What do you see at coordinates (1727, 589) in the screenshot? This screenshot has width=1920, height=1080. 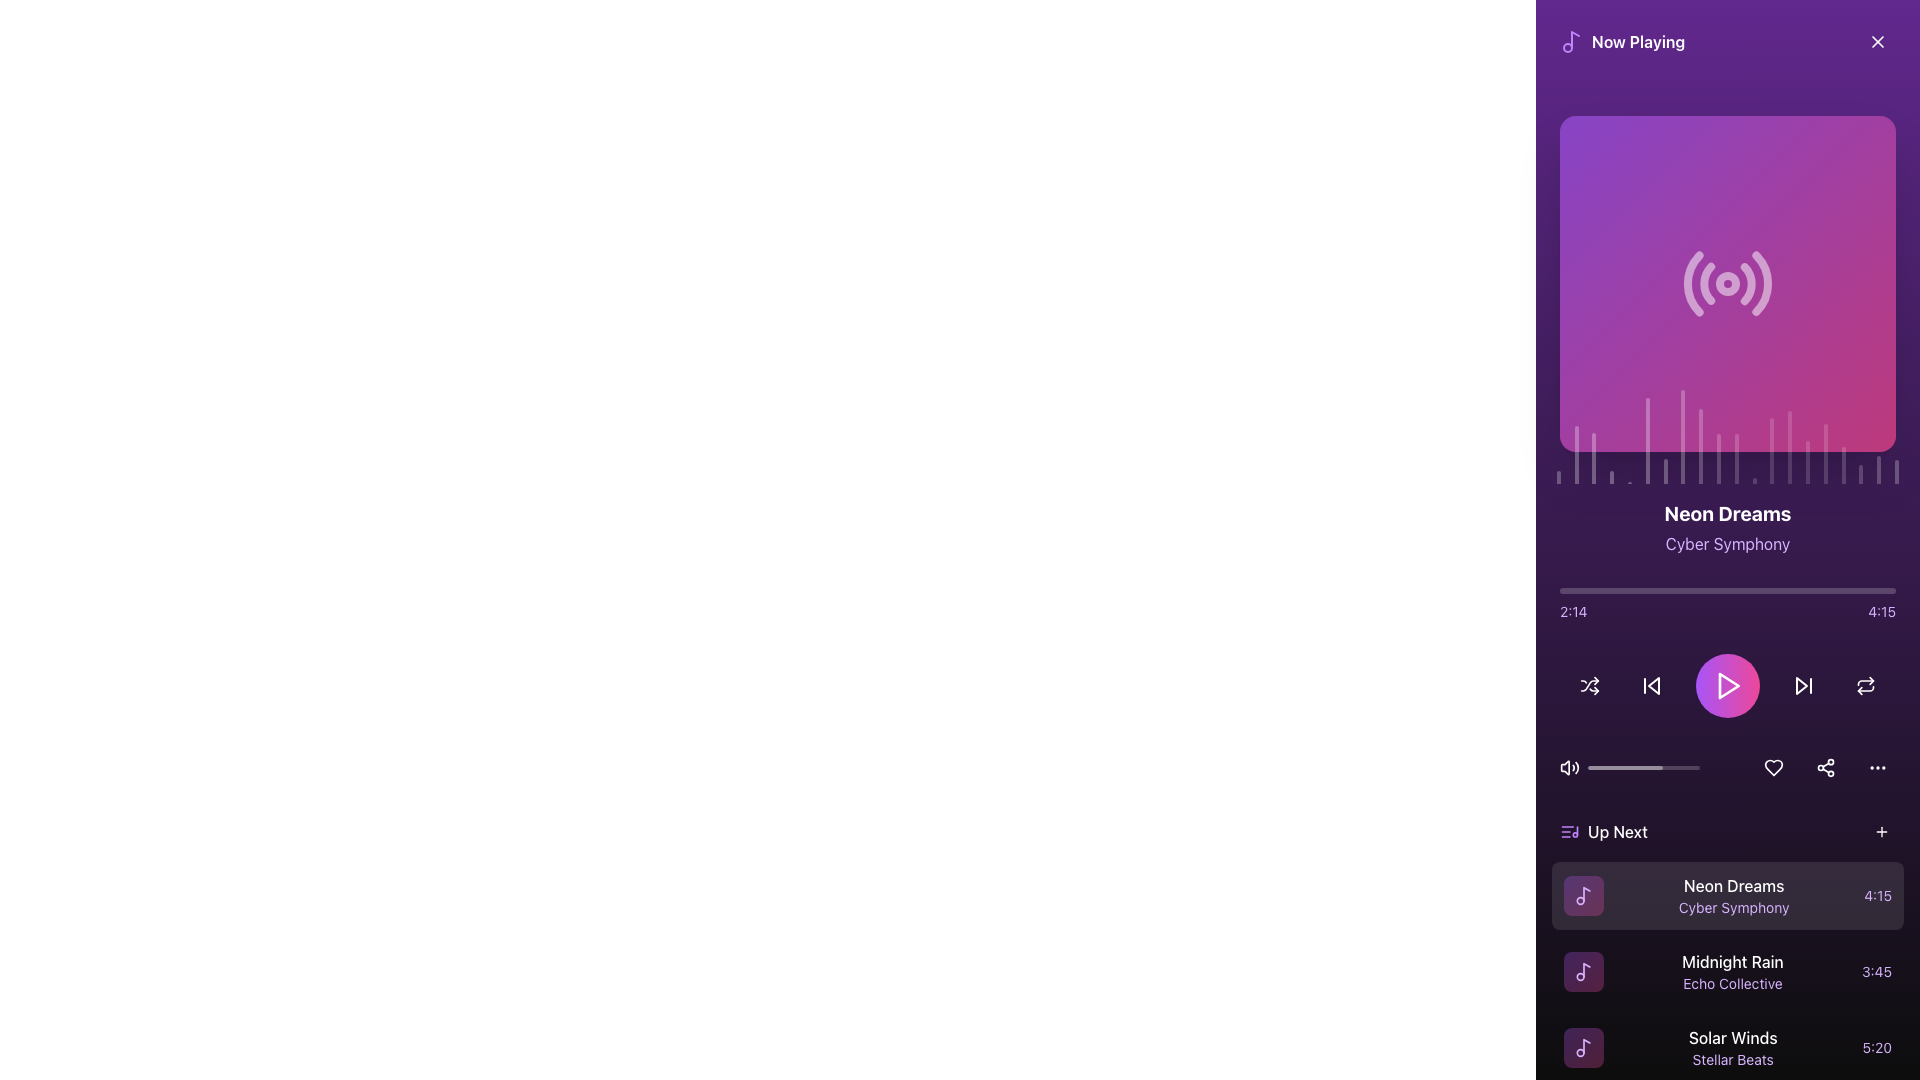 I see `the Progress Bar located below the album artwork and above the playback controls` at bounding box center [1727, 589].